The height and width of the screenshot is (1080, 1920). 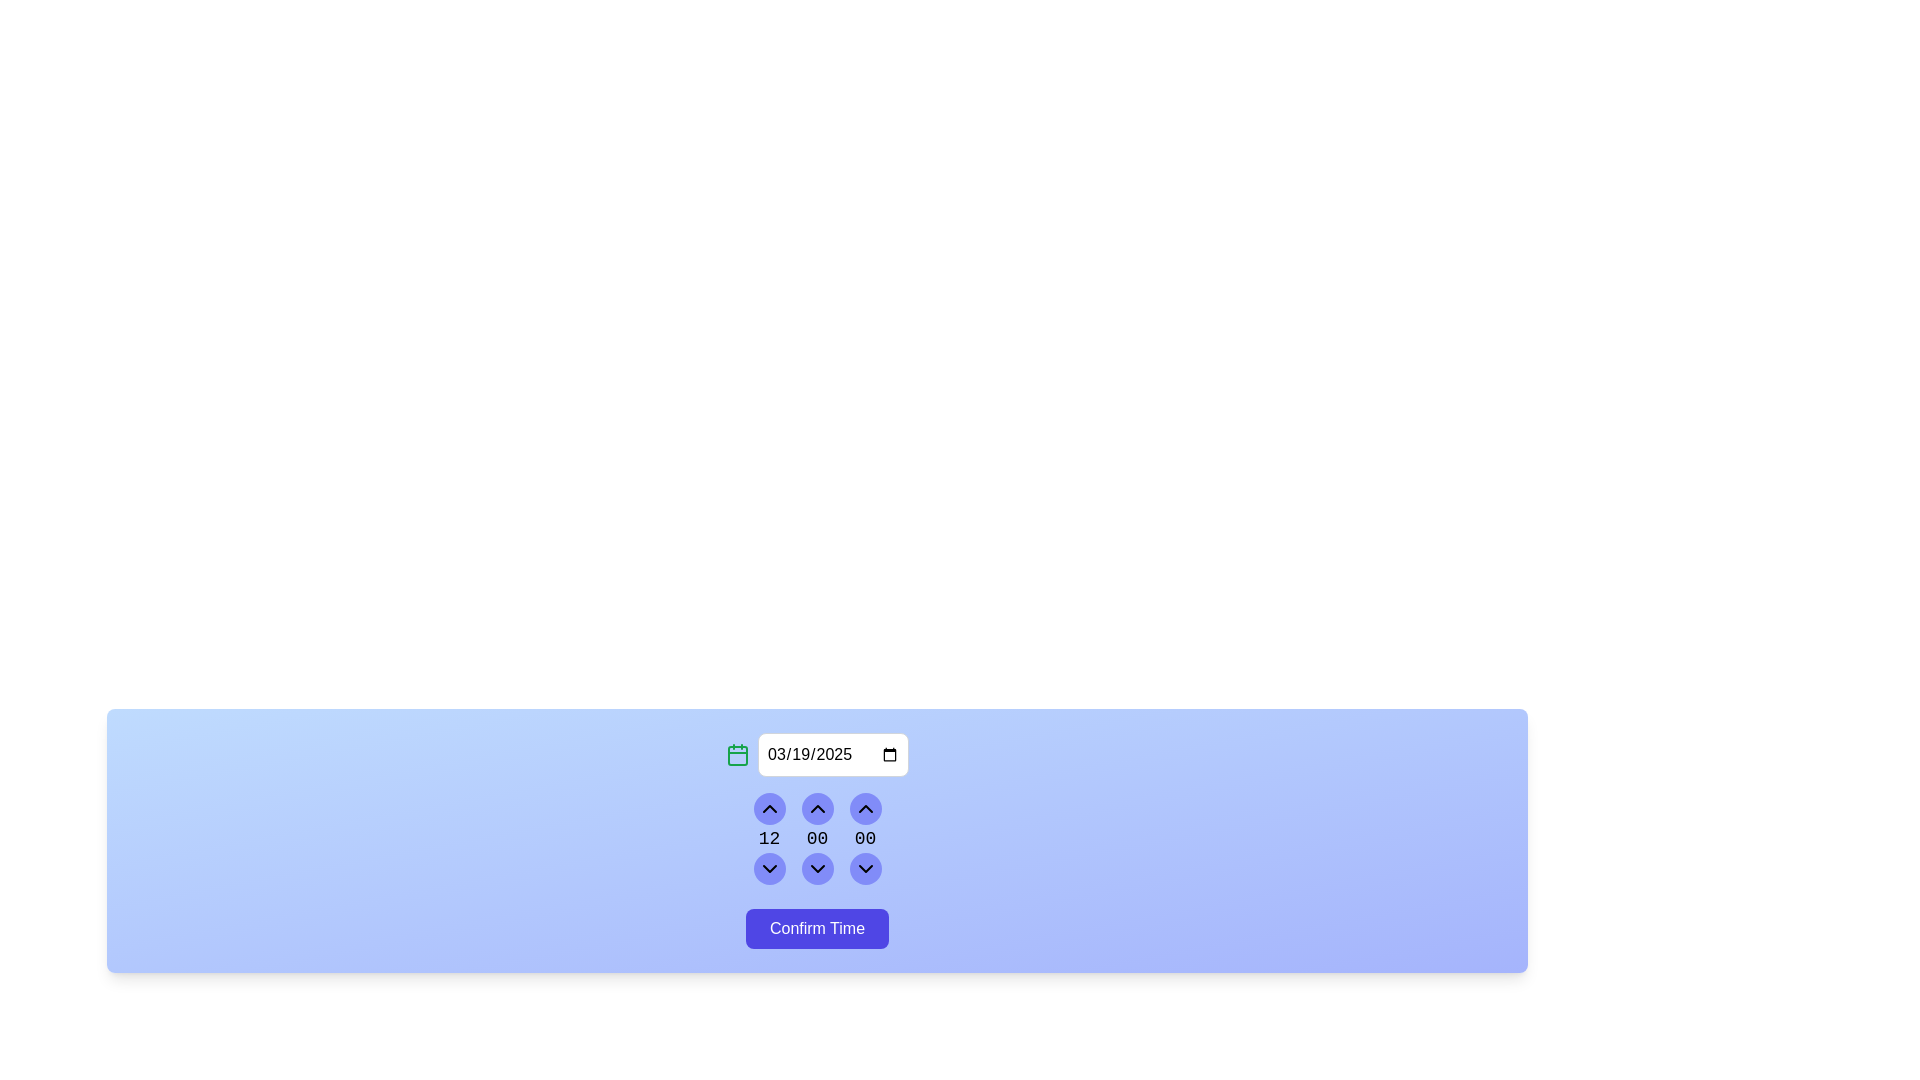 I want to click on the calendar icon located on the top-left of the date input field, which serves as an interactive element for date selection, so click(x=737, y=755).